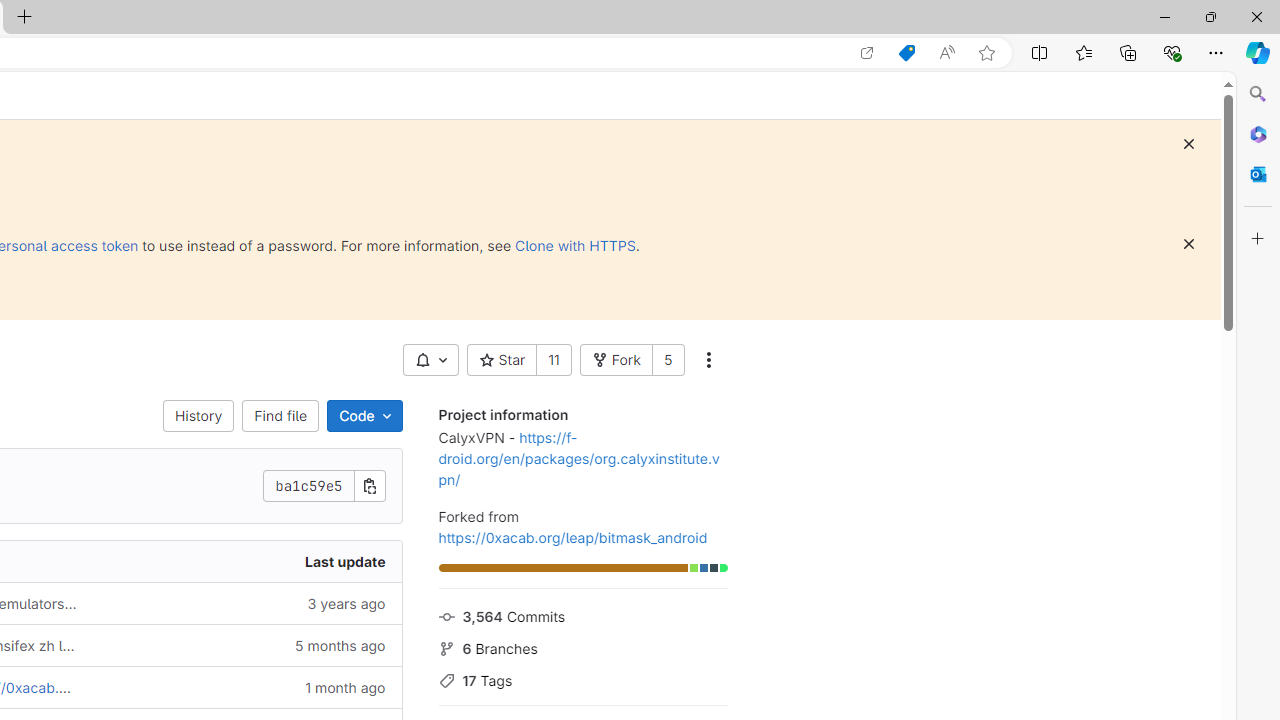  What do you see at coordinates (246, 686) in the screenshot?
I see `'1 month ago'` at bounding box center [246, 686].